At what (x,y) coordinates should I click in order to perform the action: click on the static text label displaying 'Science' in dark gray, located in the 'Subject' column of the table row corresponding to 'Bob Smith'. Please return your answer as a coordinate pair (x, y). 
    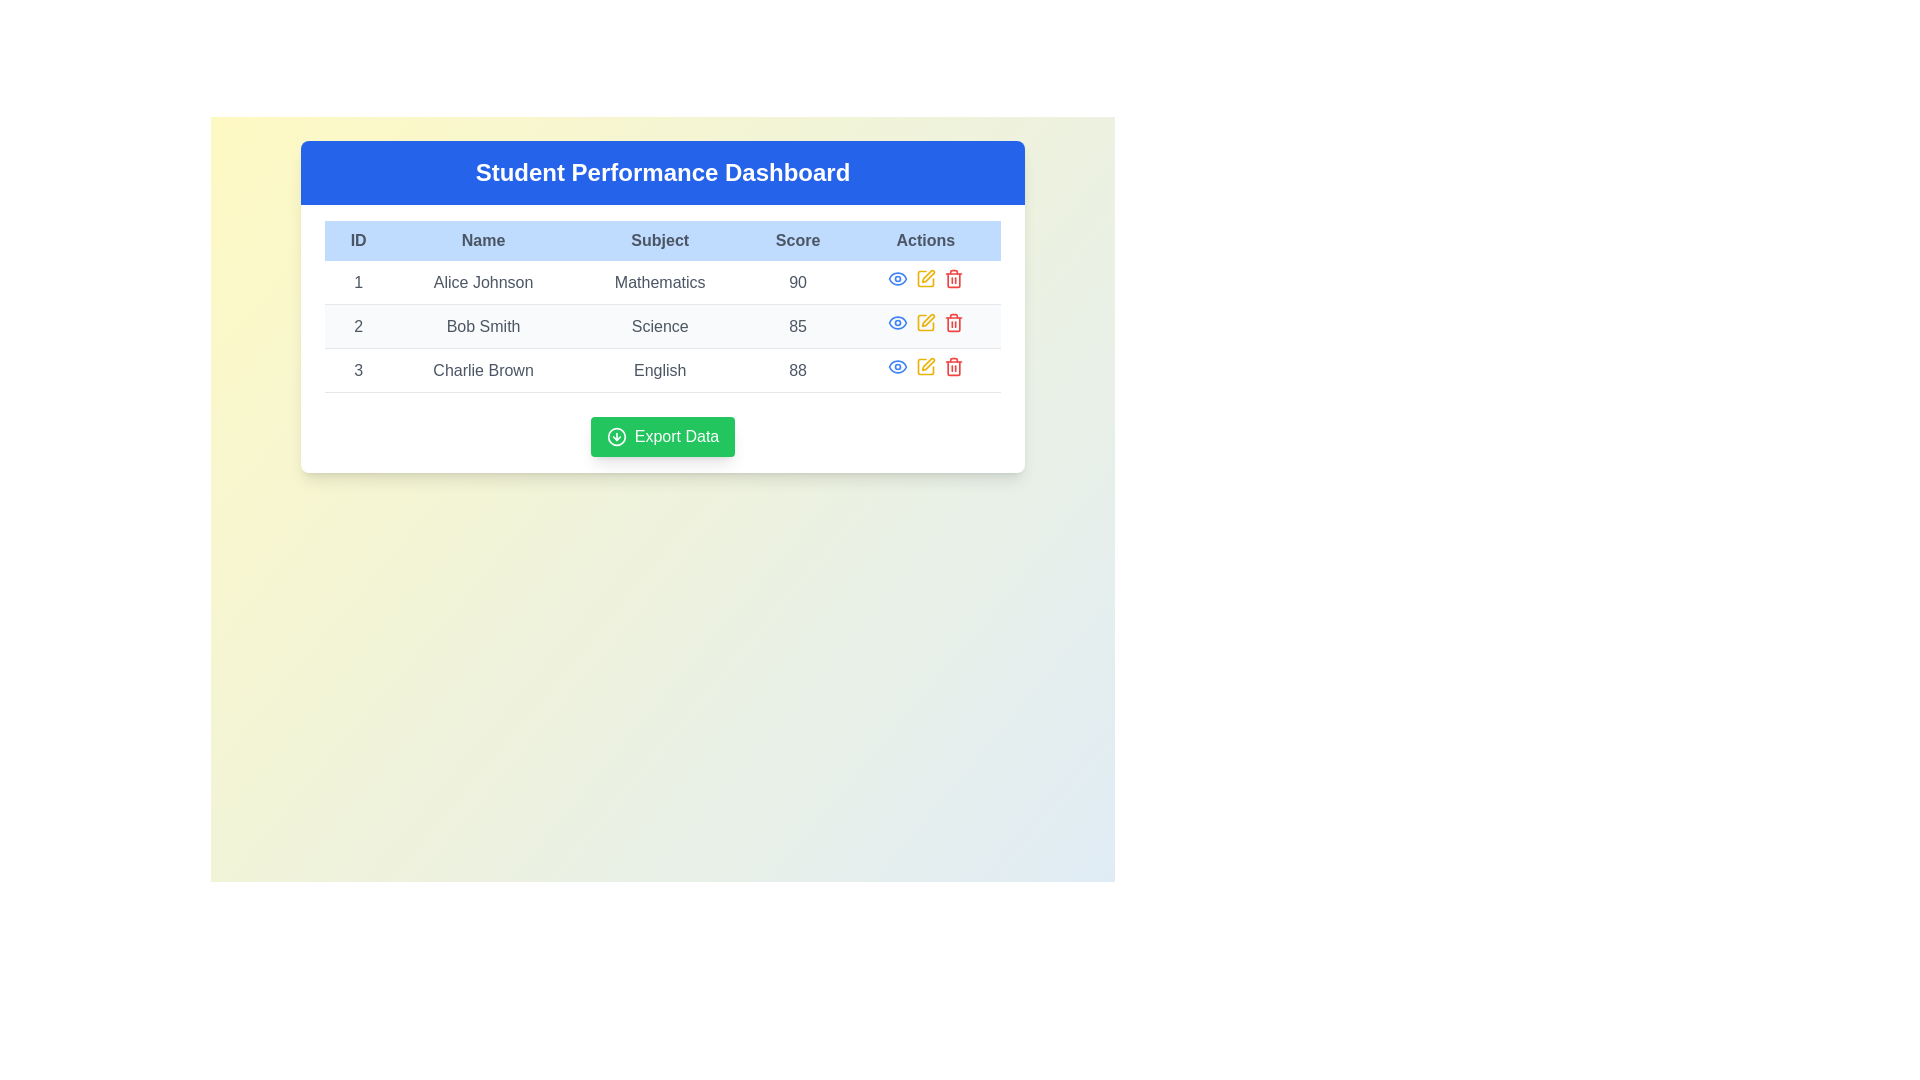
    Looking at the image, I should click on (660, 325).